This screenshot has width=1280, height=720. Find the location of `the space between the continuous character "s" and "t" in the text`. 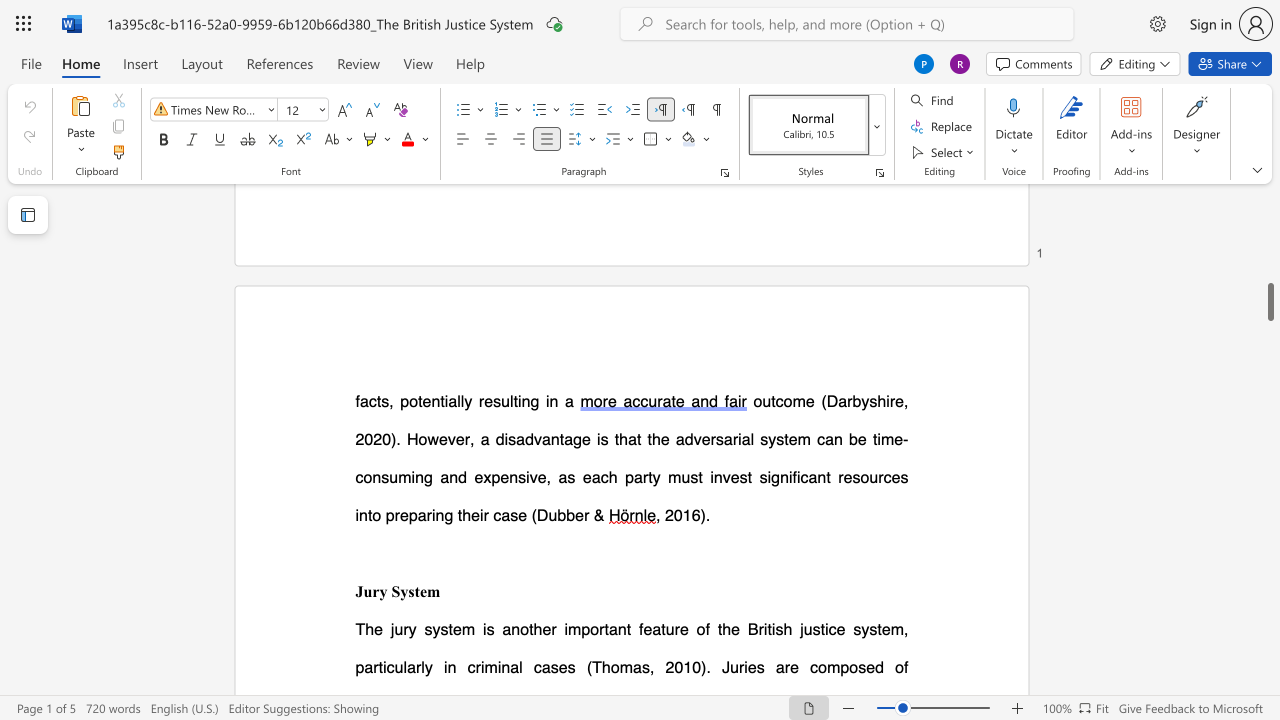

the space between the continuous character "s" and "t" in the text is located at coordinates (413, 590).